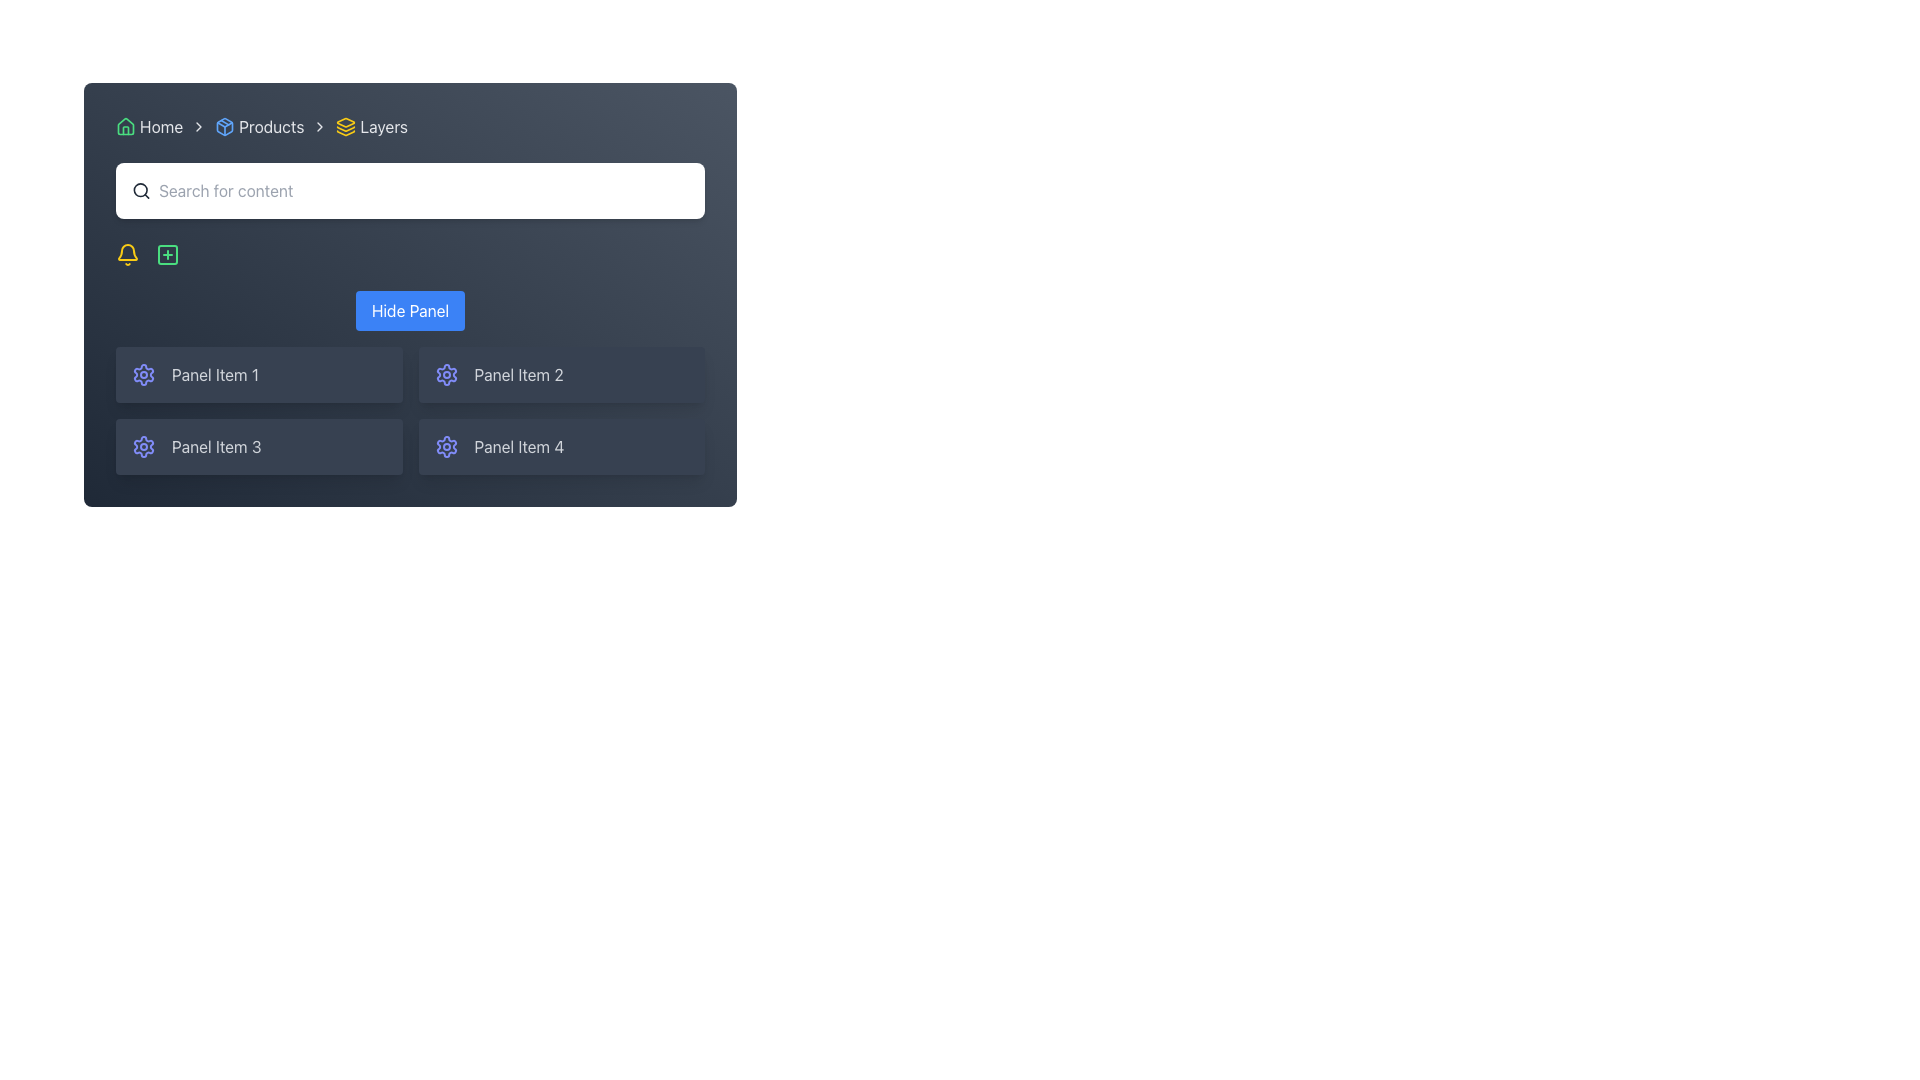  Describe the element at coordinates (148, 127) in the screenshot. I see `the Breadcrumb Navigation Item, which features a green outlined house icon and the text 'Home' in white` at that location.